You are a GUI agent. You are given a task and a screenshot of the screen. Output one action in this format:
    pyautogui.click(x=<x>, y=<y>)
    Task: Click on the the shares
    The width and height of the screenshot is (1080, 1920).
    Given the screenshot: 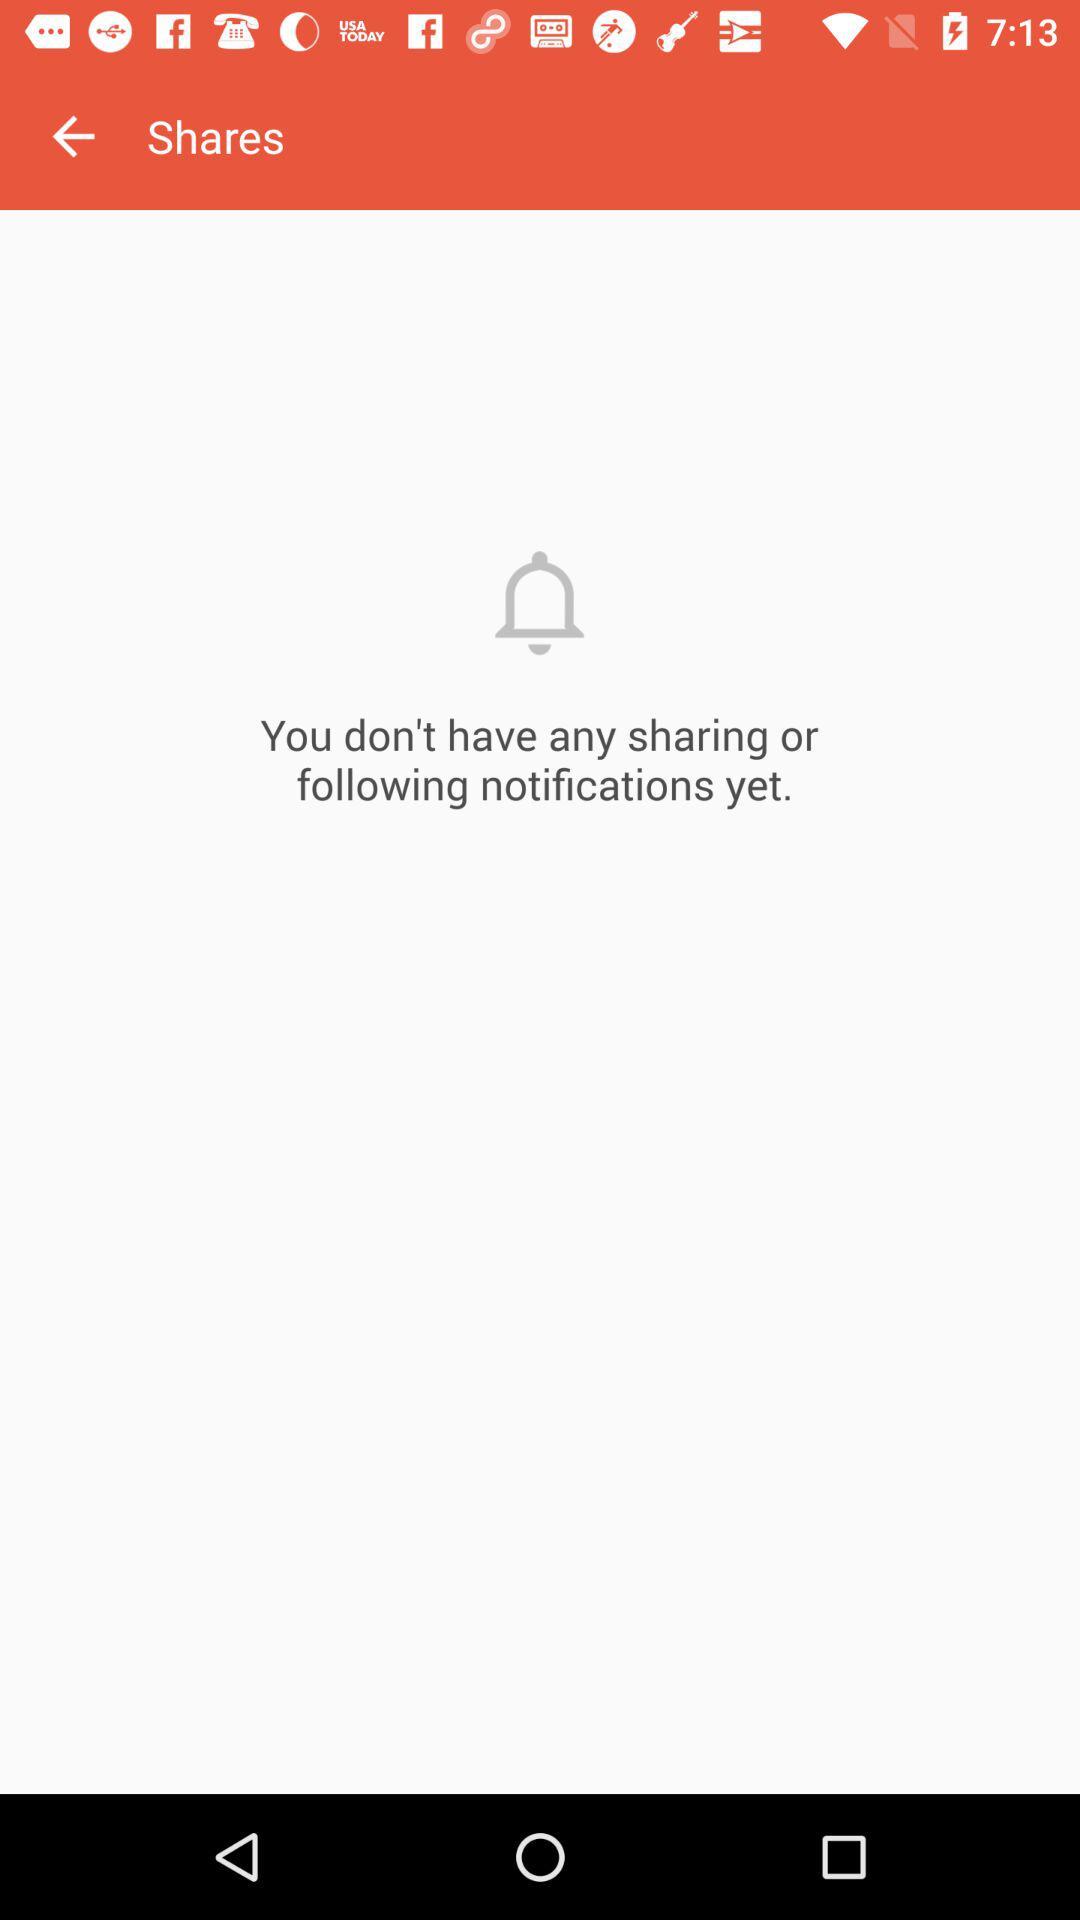 What is the action you would take?
    pyautogui.click(x=612, y=135)
    